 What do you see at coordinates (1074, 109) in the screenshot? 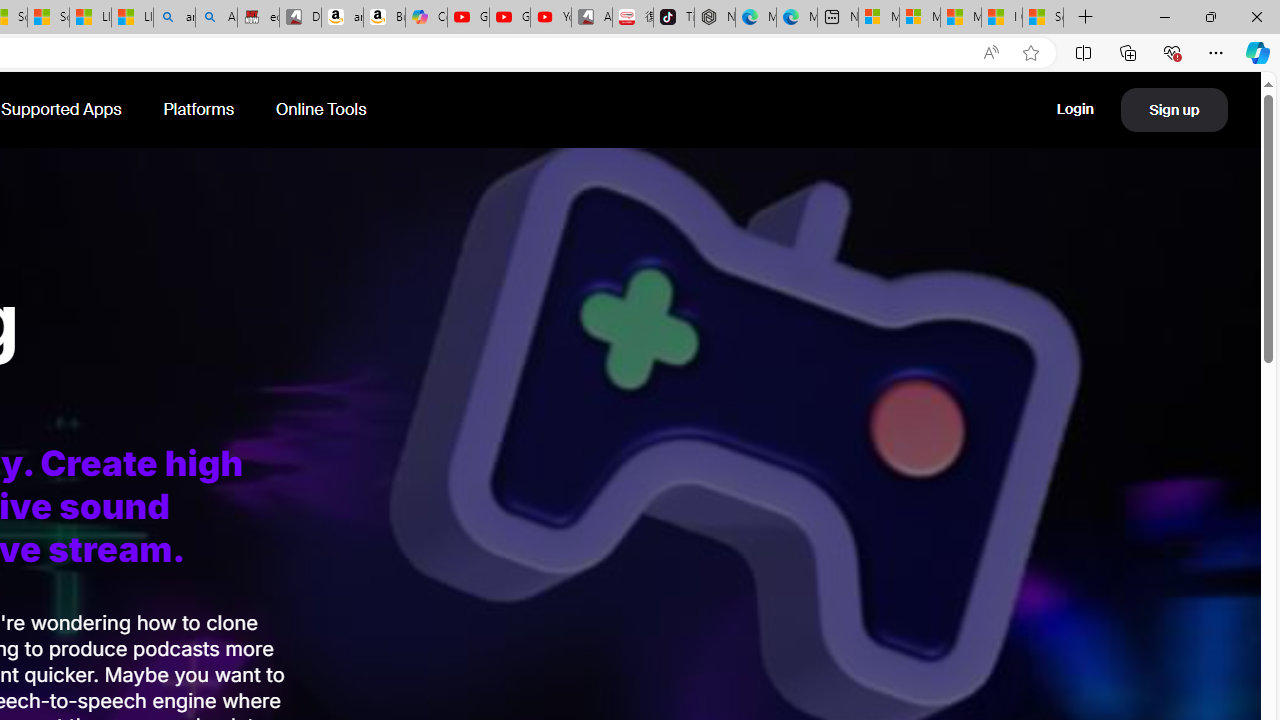
I see `'Login'` at bounding box center [1074, 109].